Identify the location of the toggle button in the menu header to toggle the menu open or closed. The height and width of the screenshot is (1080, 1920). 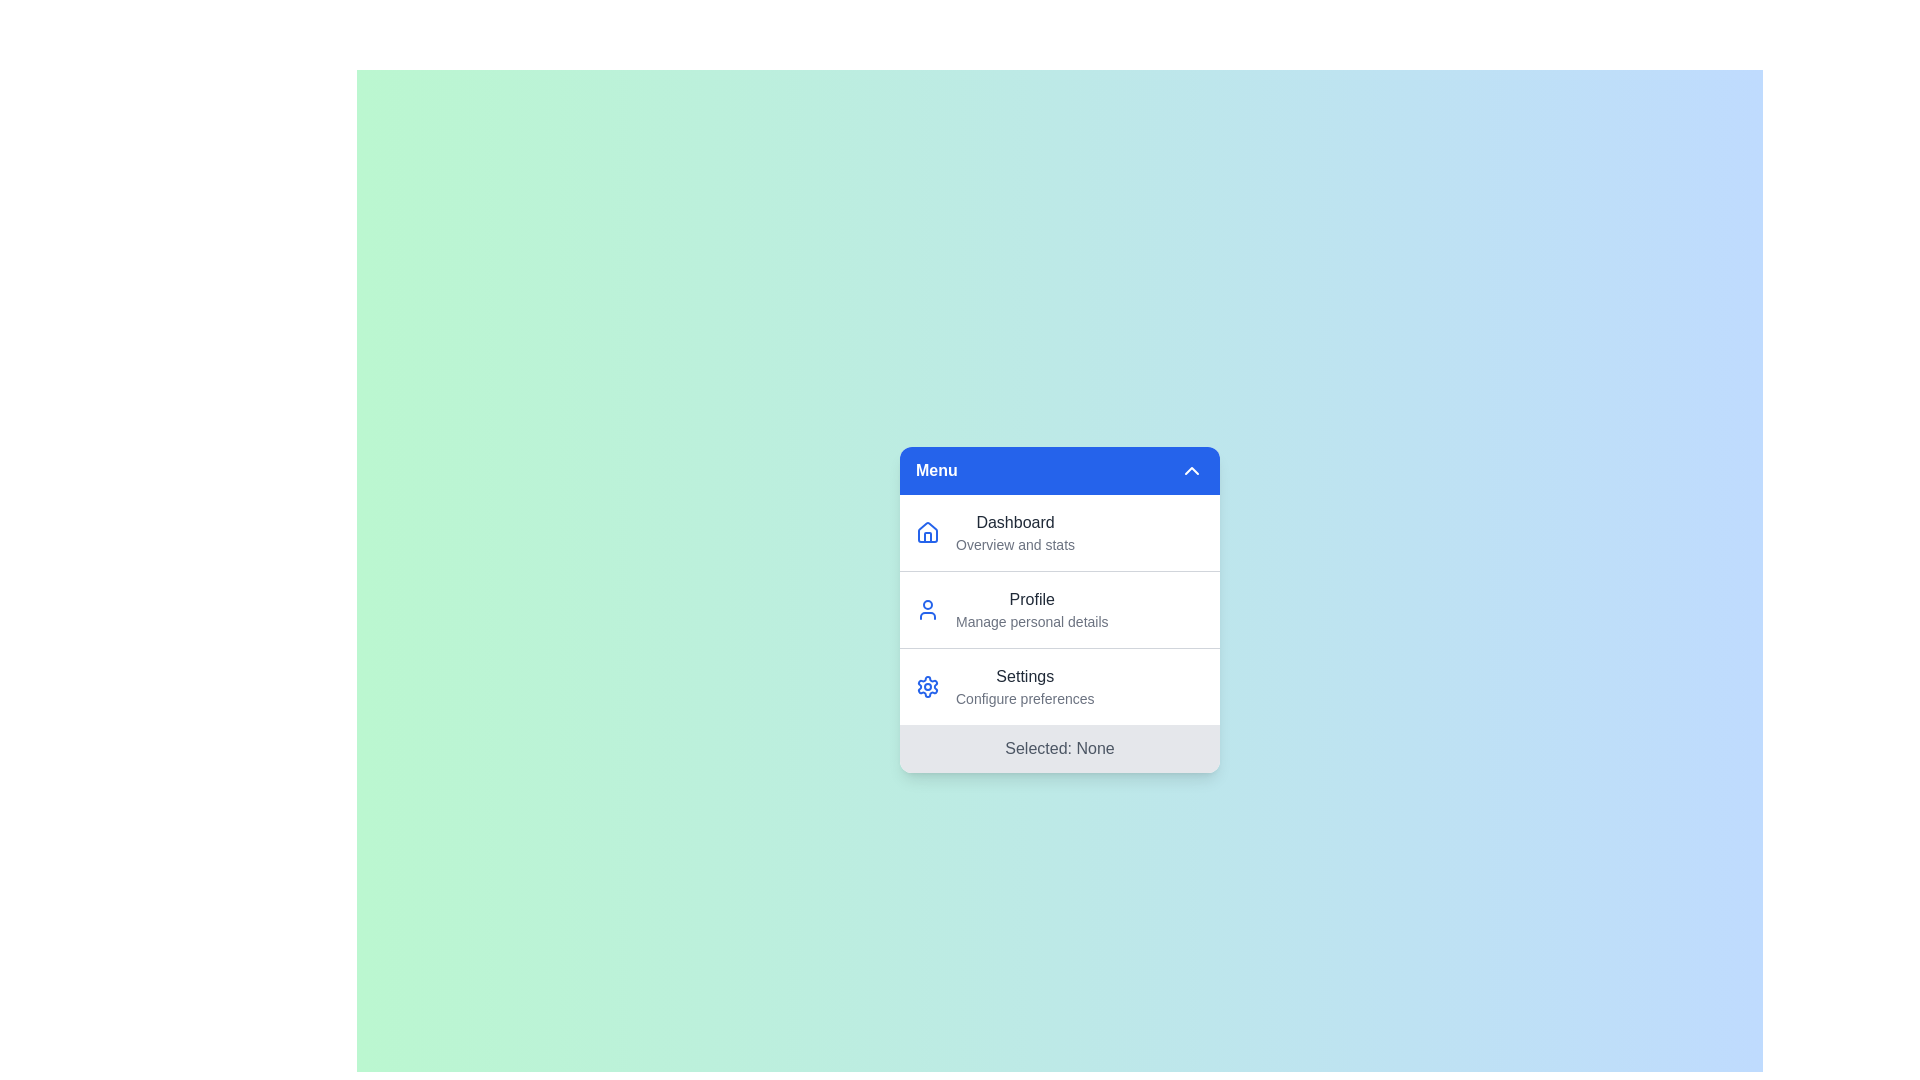
(1191, 470).